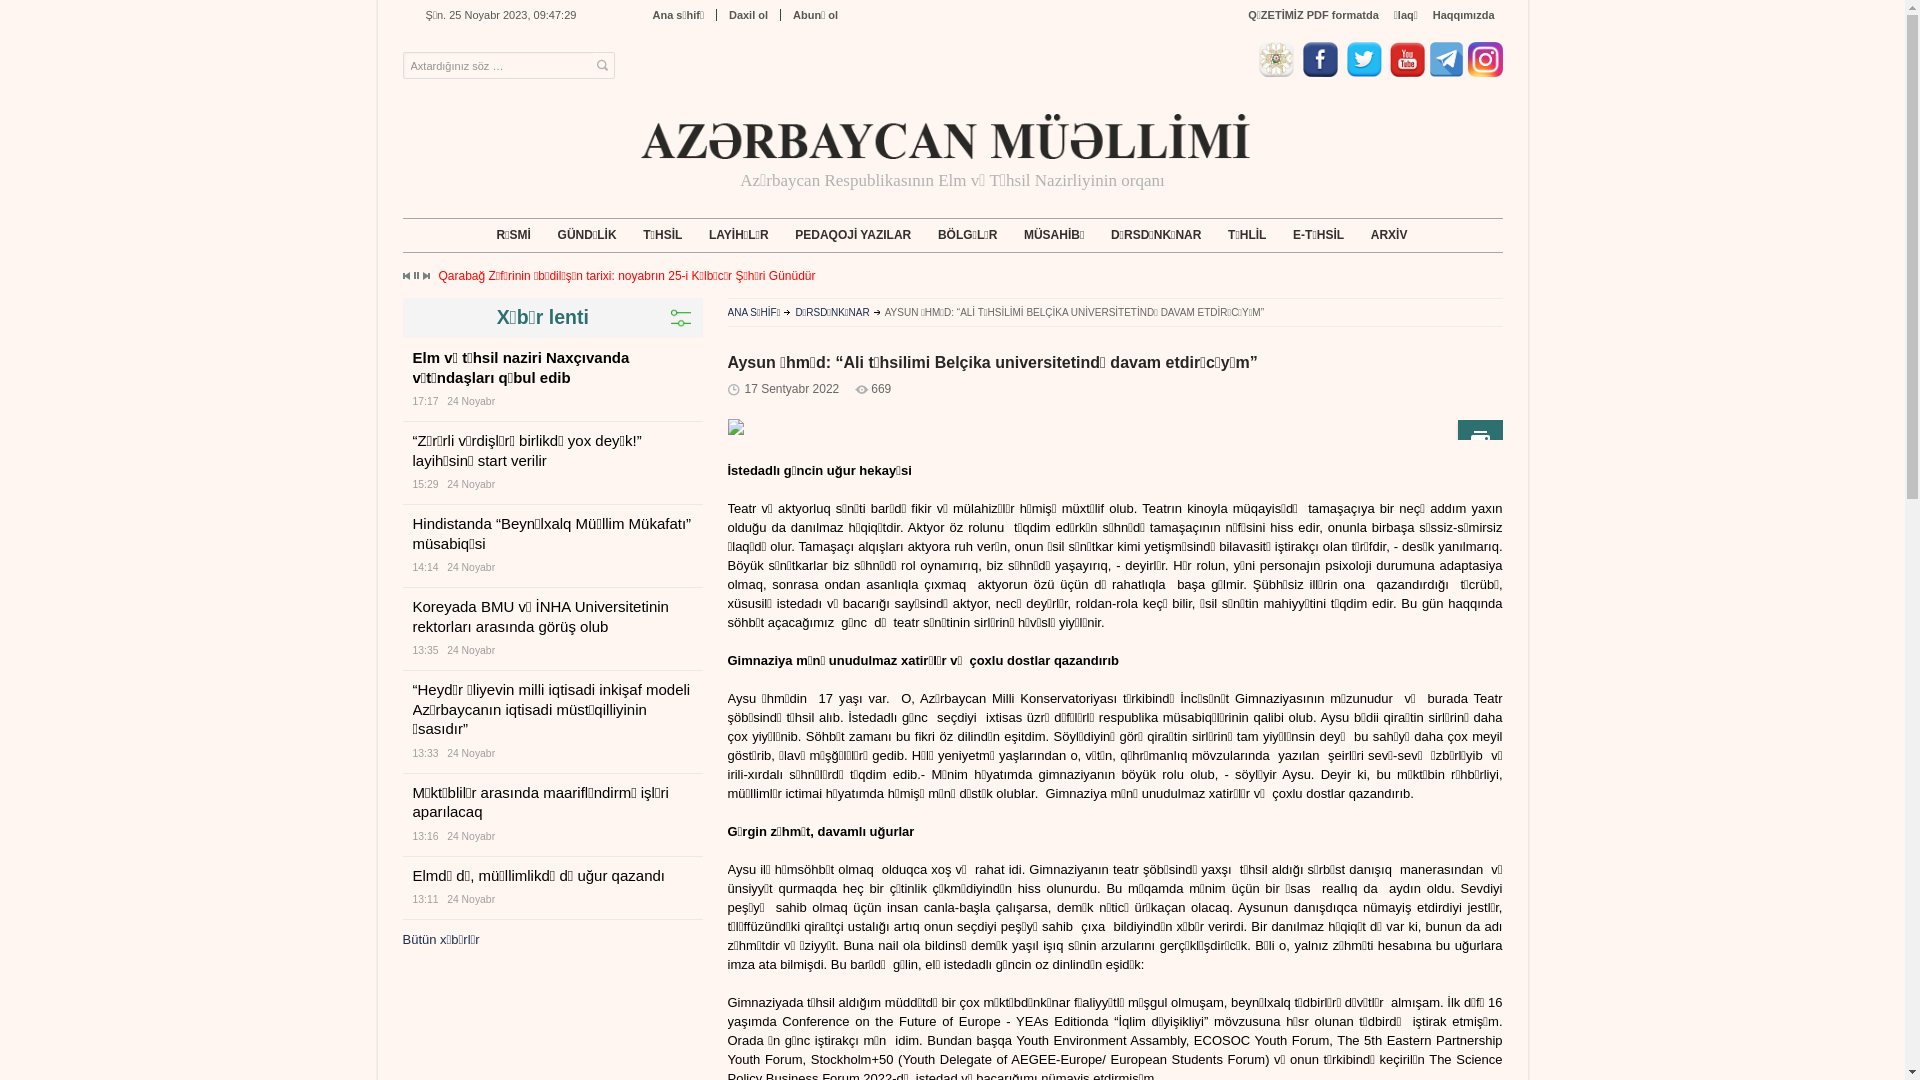 The image size is (1920, 1080). I want to click on 'Tehsil Nazirliyi', so click(1277, 71).